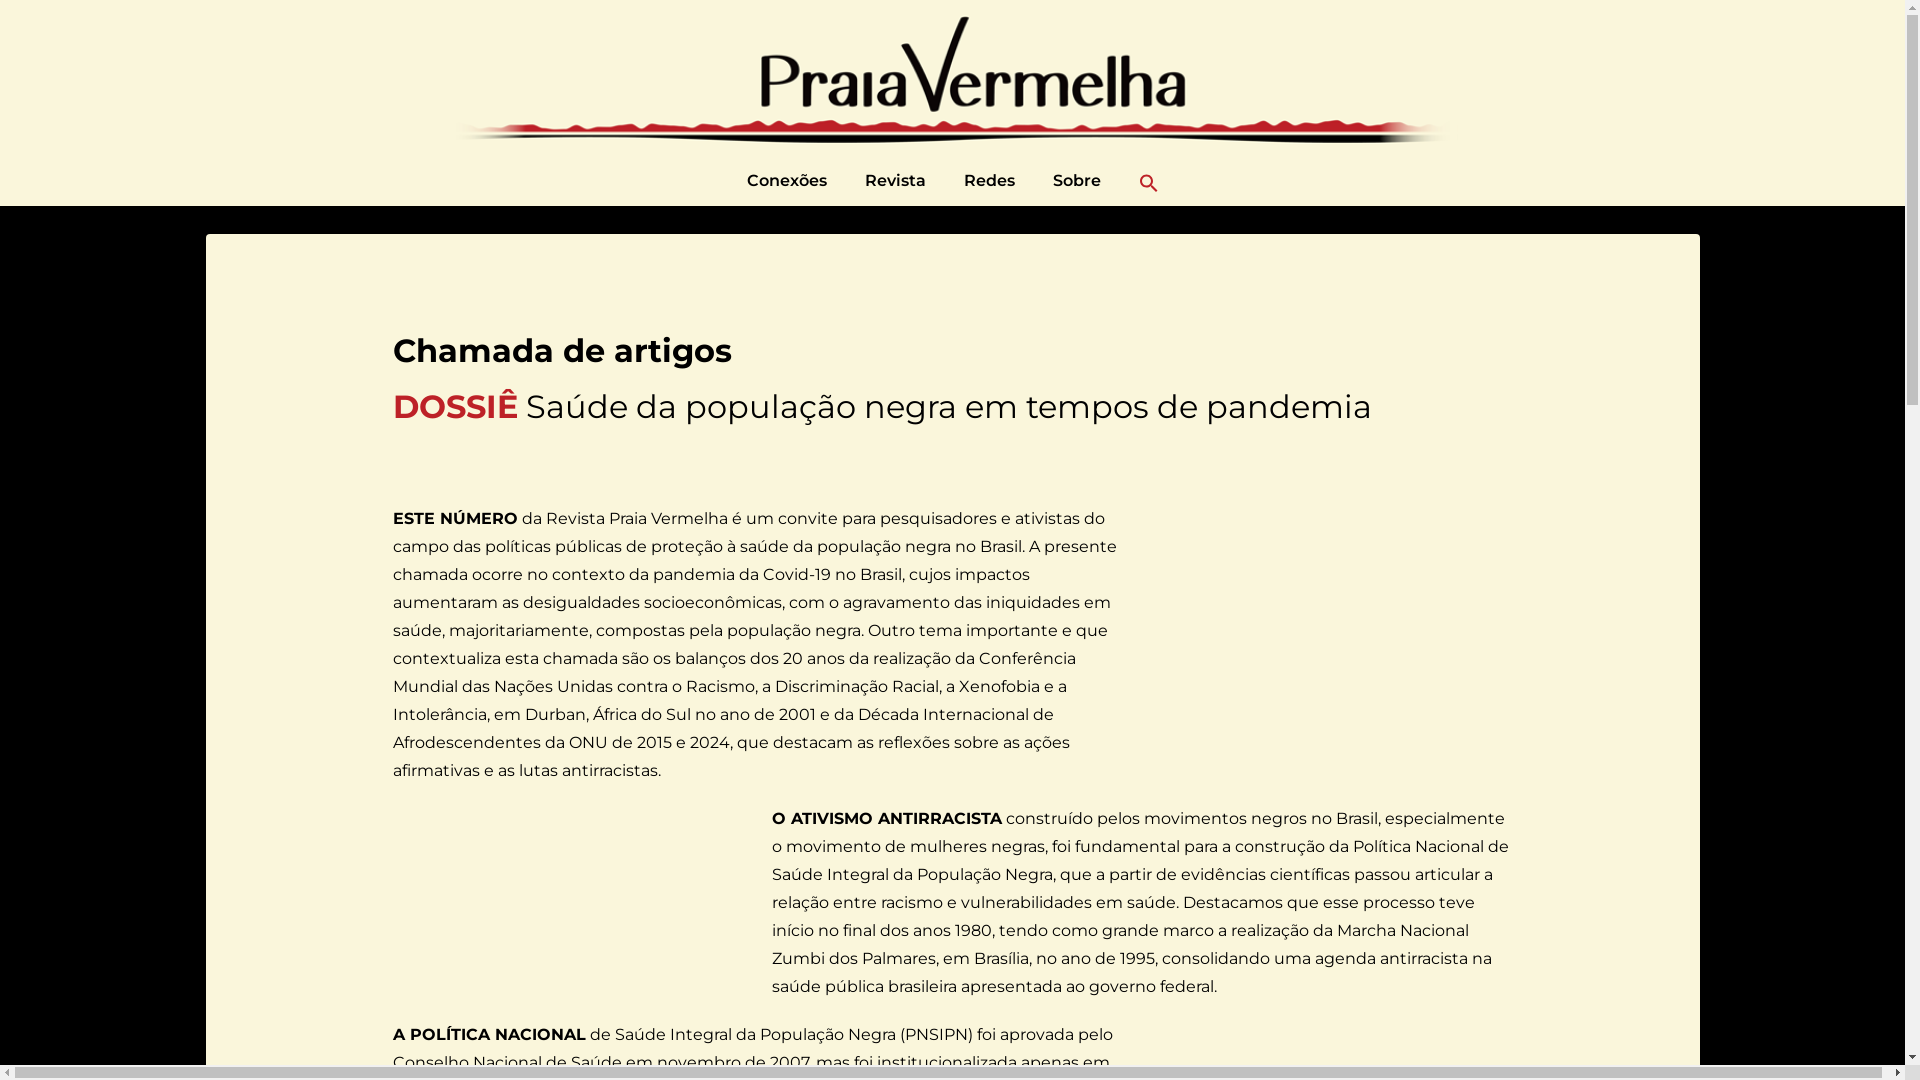  I want to click on 'Sobre', so click(1033, 181).